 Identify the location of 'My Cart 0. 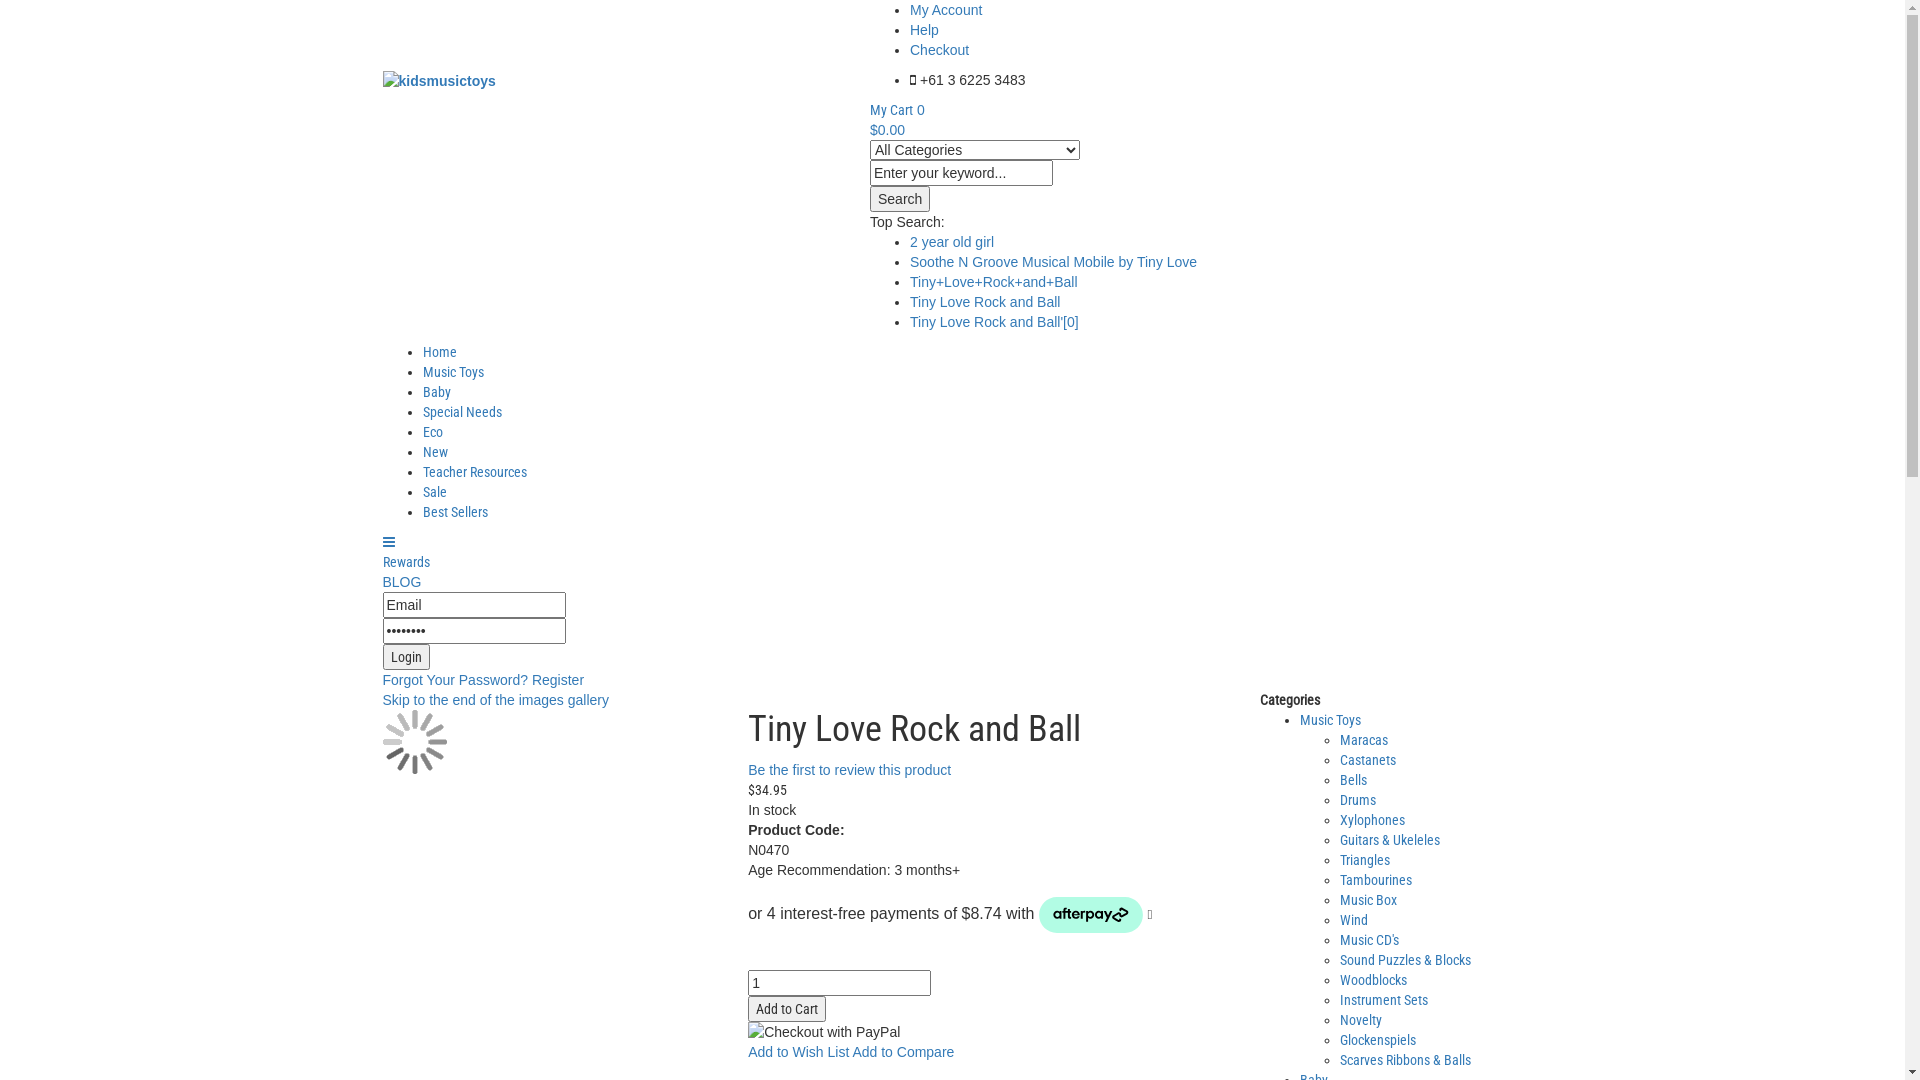
(1196, 120).